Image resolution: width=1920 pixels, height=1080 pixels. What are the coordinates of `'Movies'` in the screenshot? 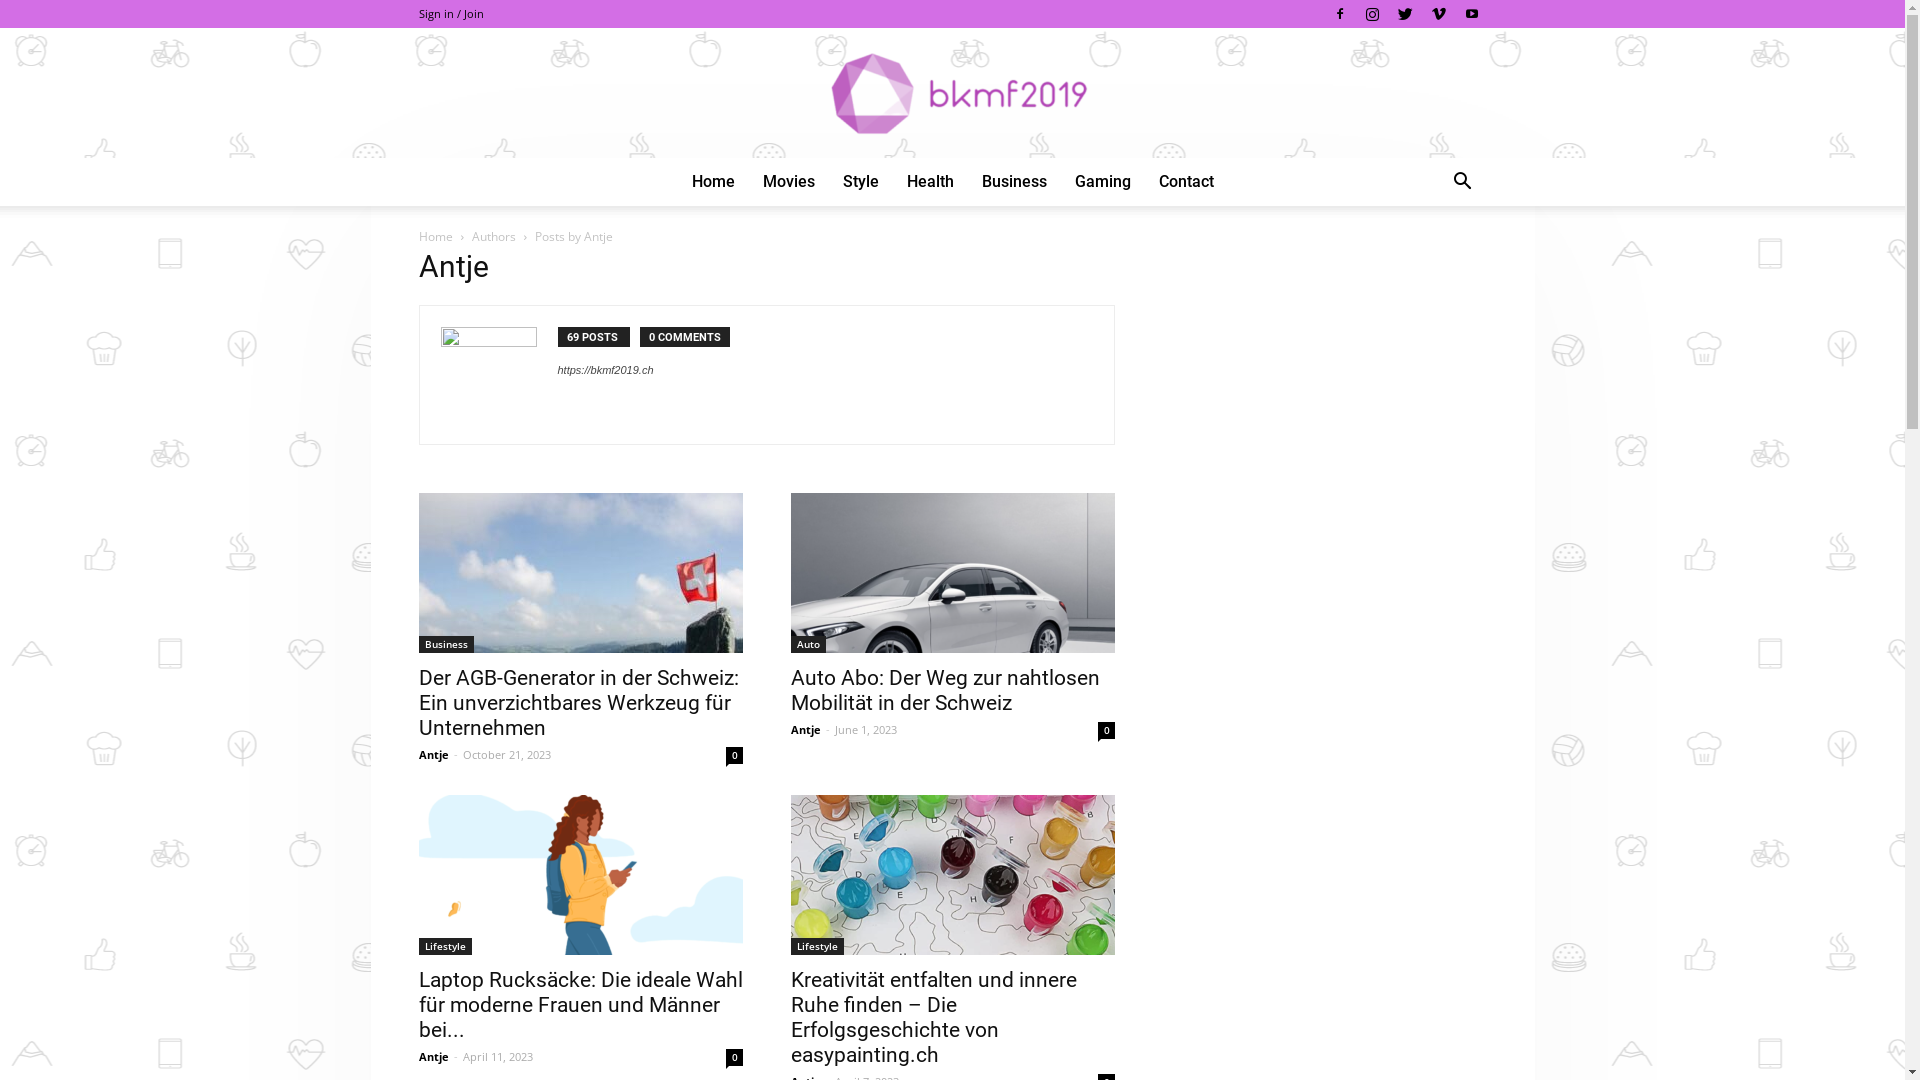 It's located at (786, 181).